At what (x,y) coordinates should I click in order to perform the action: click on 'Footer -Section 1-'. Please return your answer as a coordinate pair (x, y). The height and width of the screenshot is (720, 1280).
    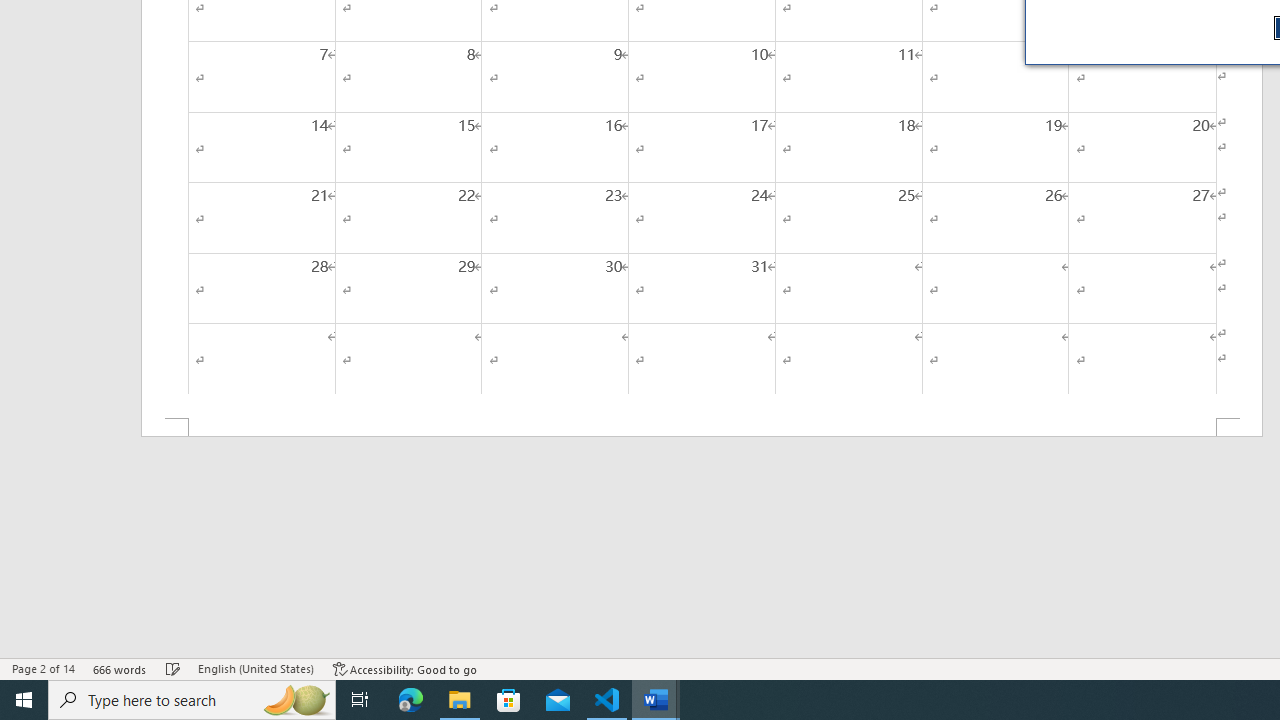
    Looking at the image, I should click on (702, 426).